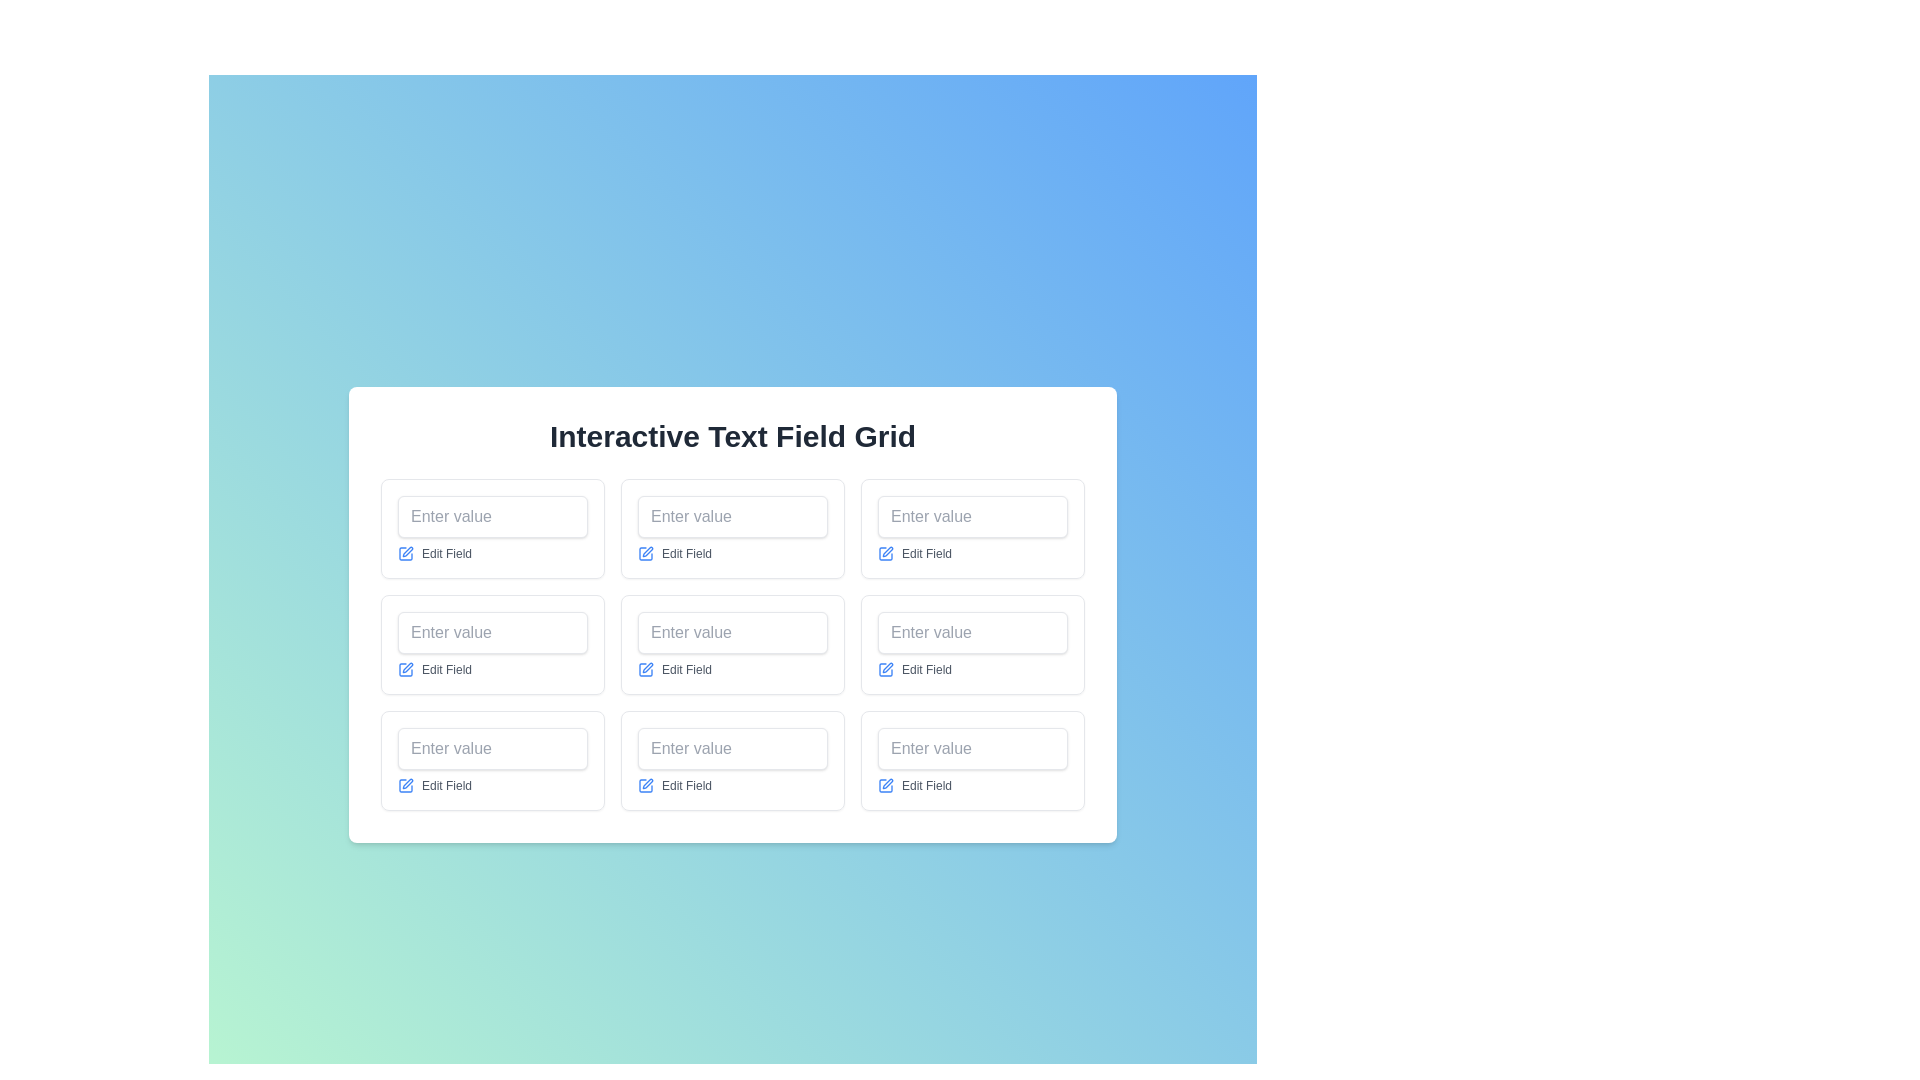 Image resolution: width=1920 pixels, height=1080 pixels. What do you see at coordinates (885, 785) in the screenshot?
I see `the small blue pen icon with a square outline located at the bottom right corner of the grid, next to the 'Edit Field' label` at bounding box center [885, 785].